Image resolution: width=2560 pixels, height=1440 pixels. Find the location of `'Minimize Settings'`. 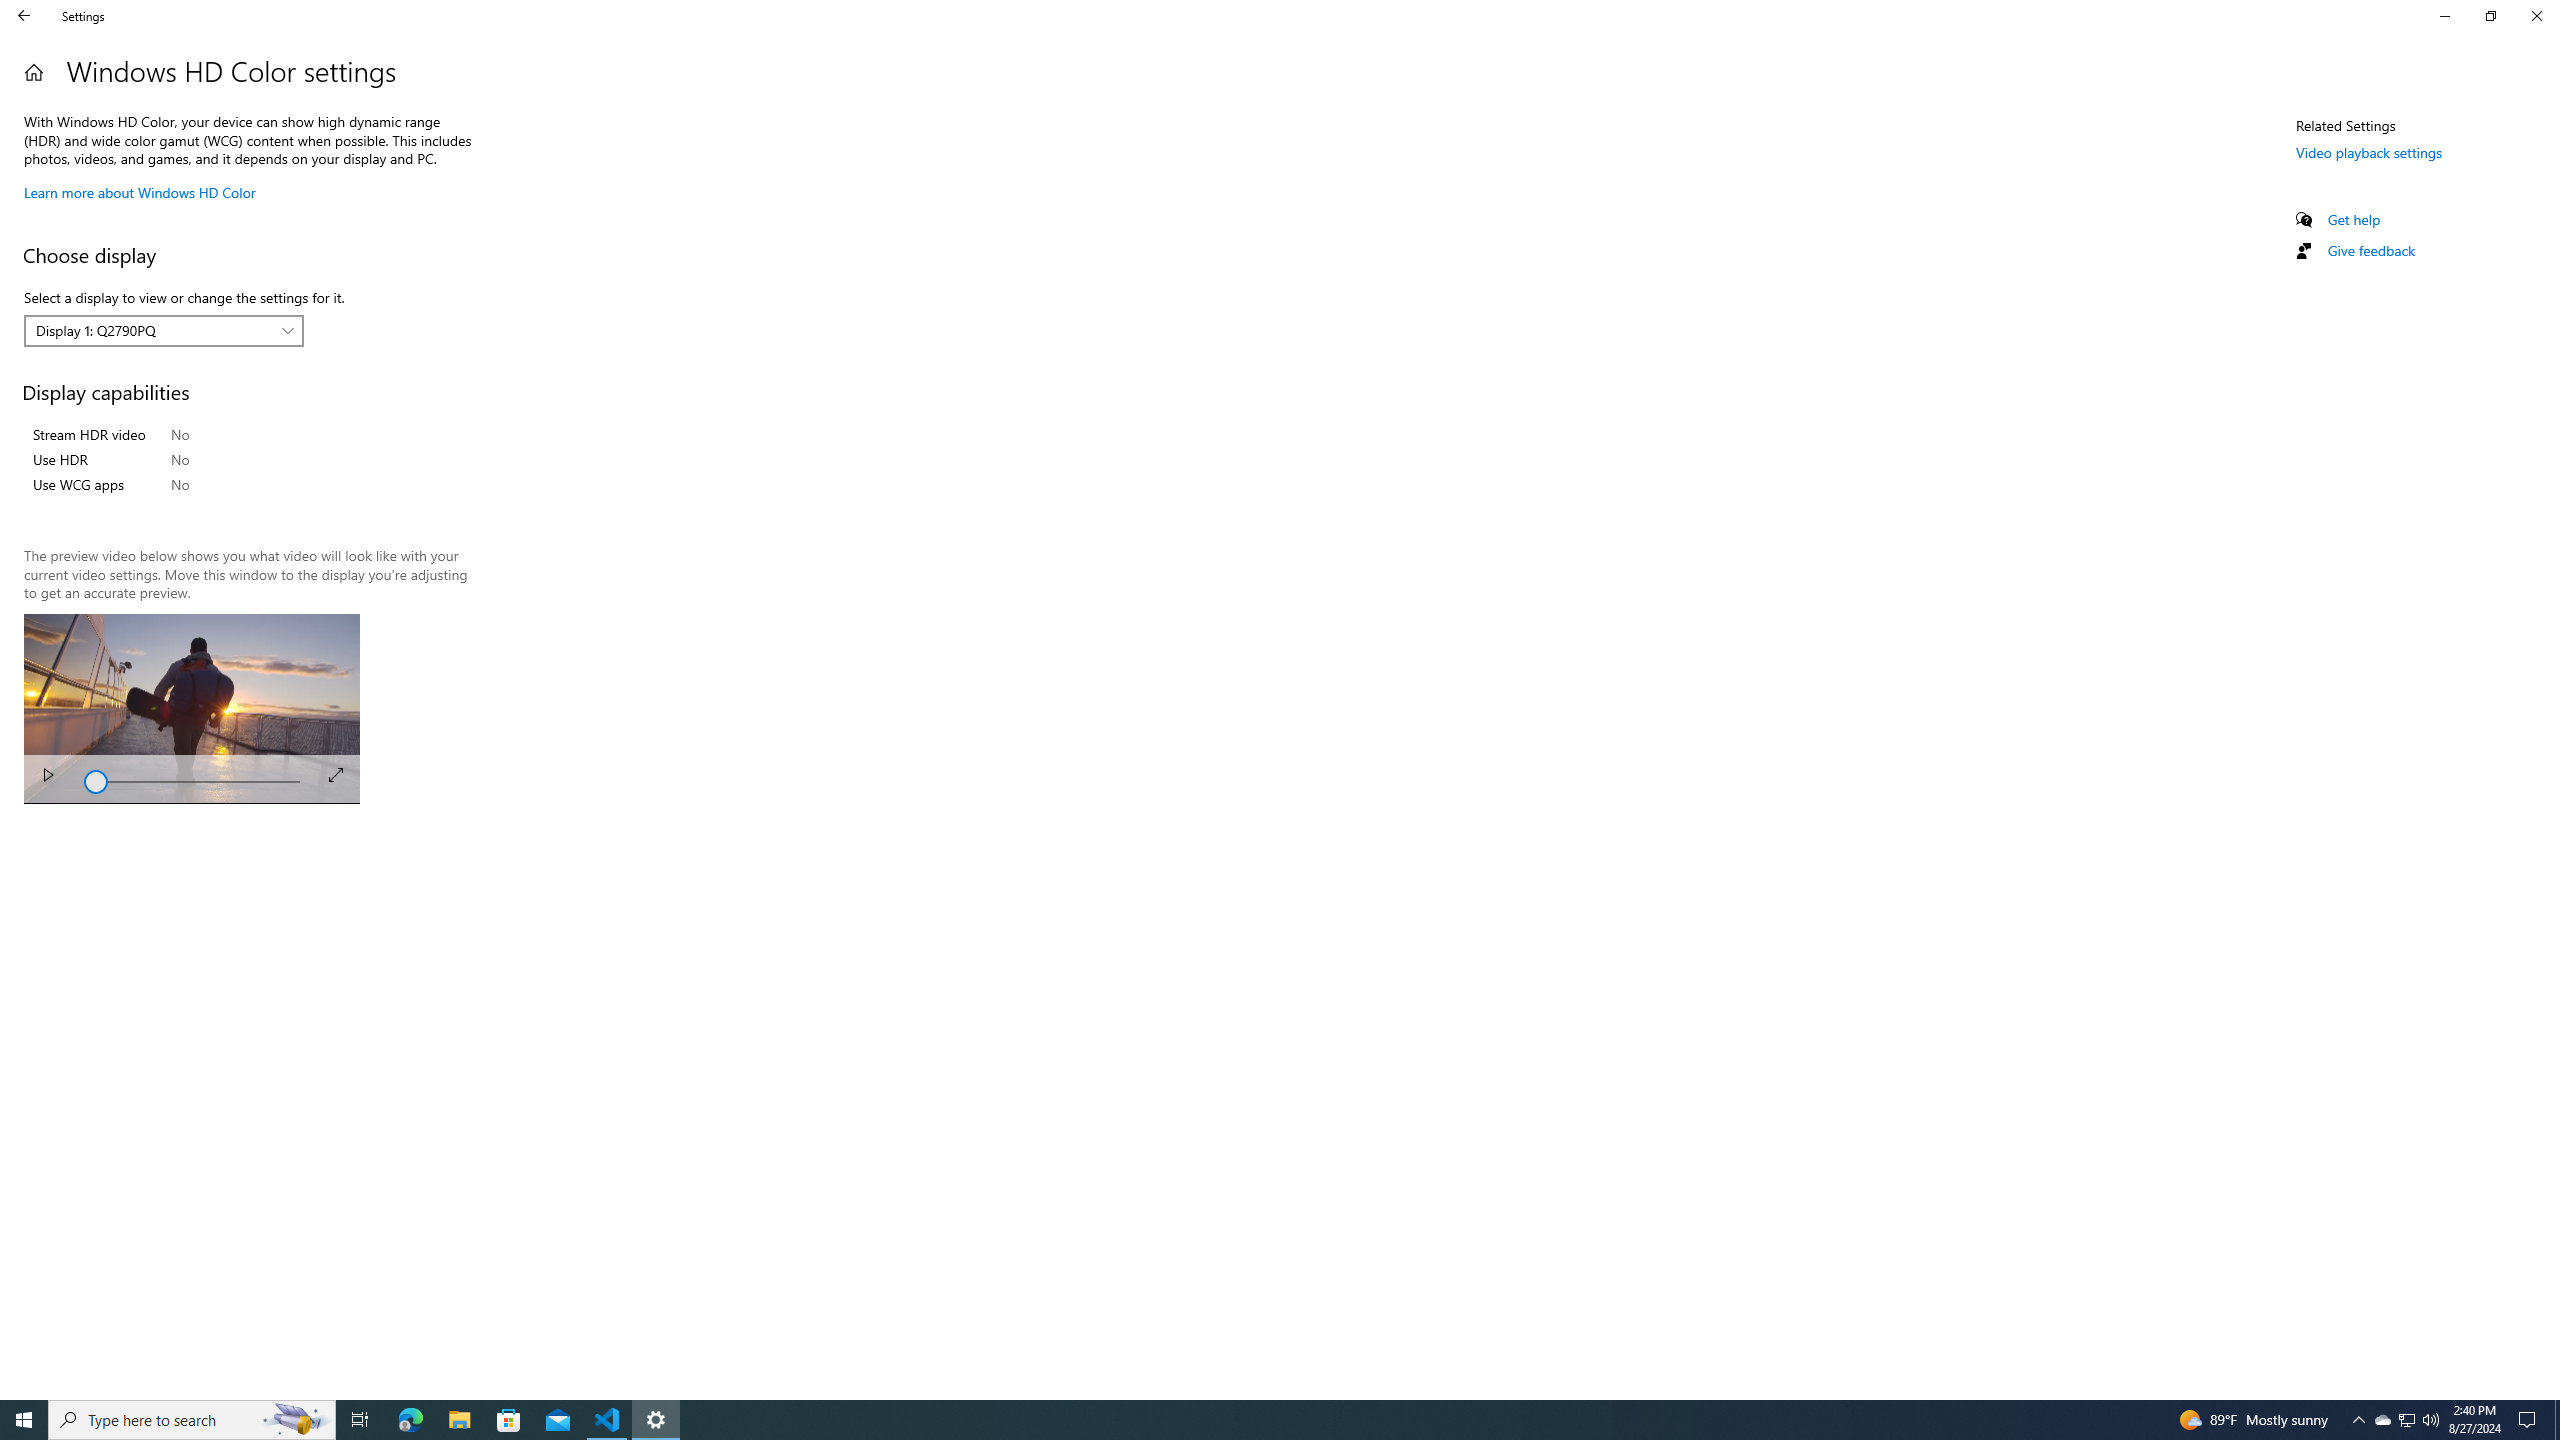

'Minimize Settings' is located at coordinates (2443, 15).